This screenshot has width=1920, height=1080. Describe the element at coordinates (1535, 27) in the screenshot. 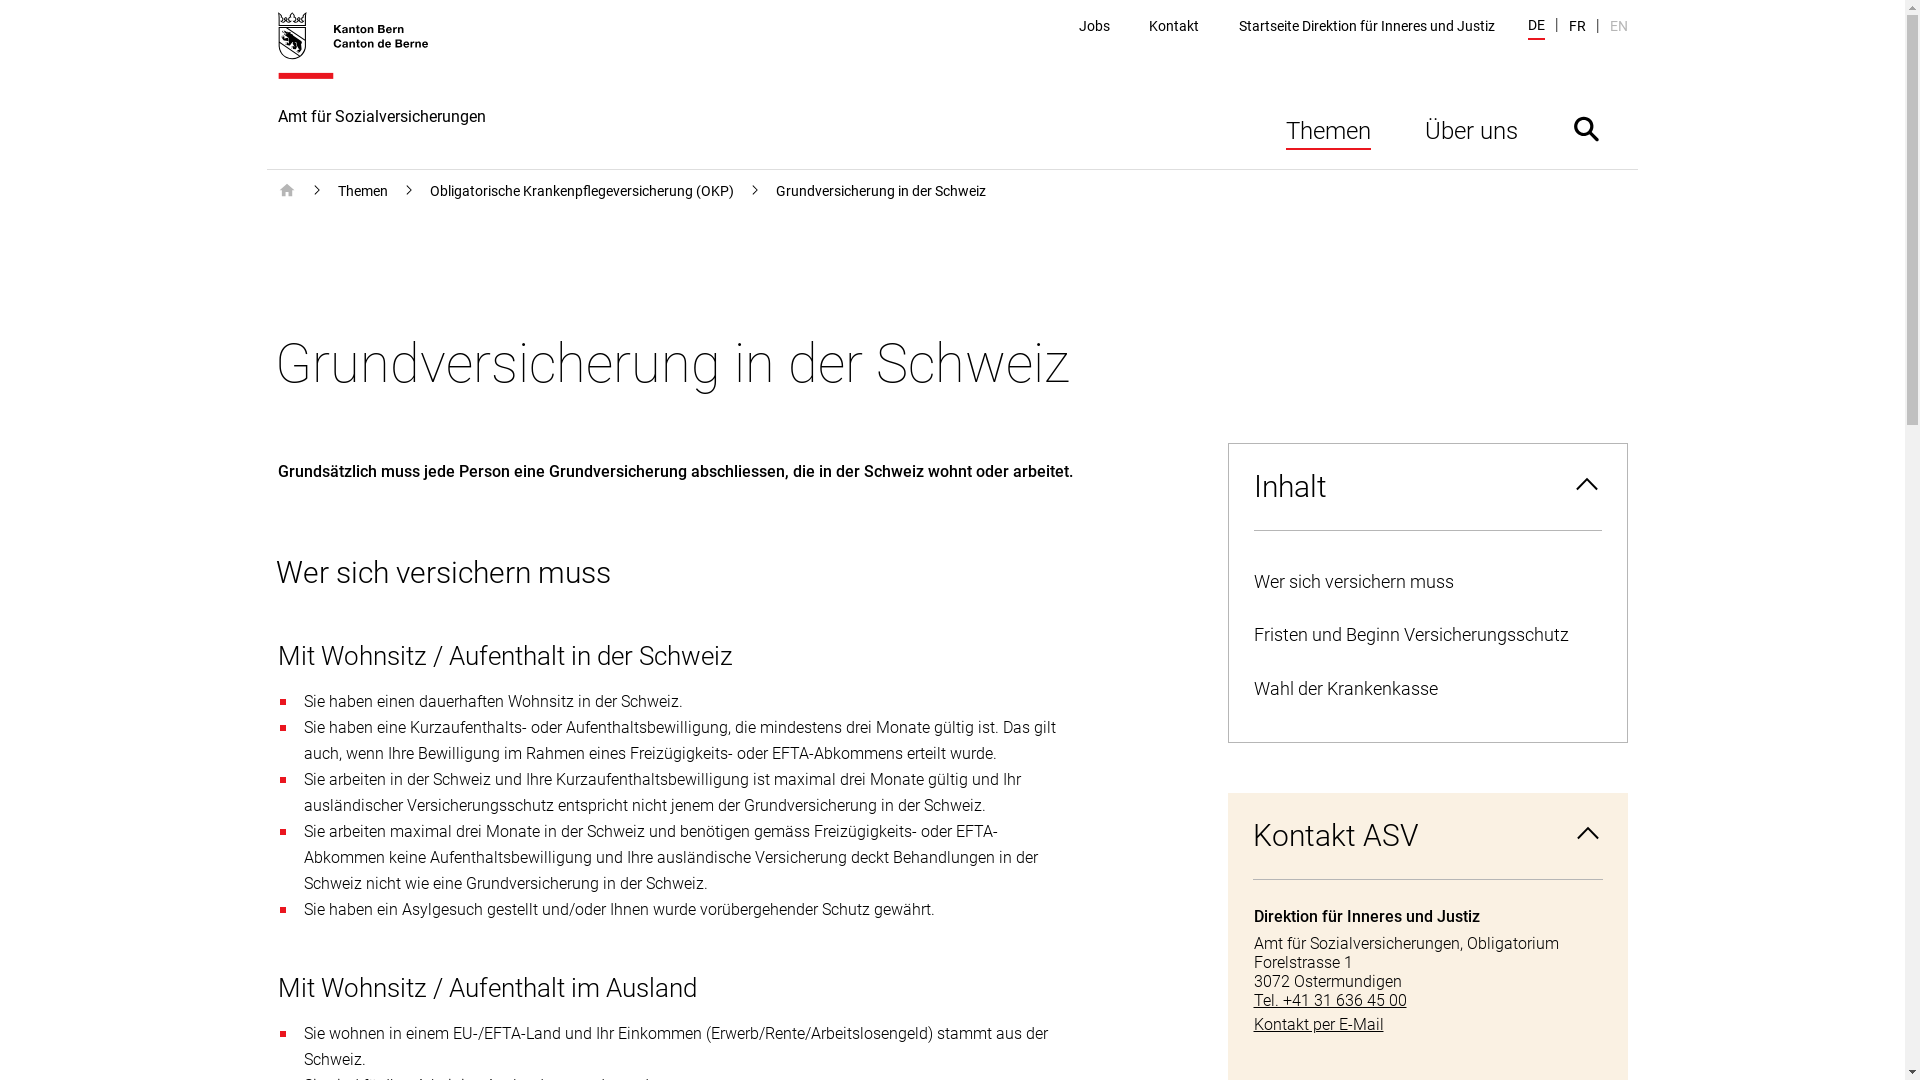

I see `'DE'` at that location.